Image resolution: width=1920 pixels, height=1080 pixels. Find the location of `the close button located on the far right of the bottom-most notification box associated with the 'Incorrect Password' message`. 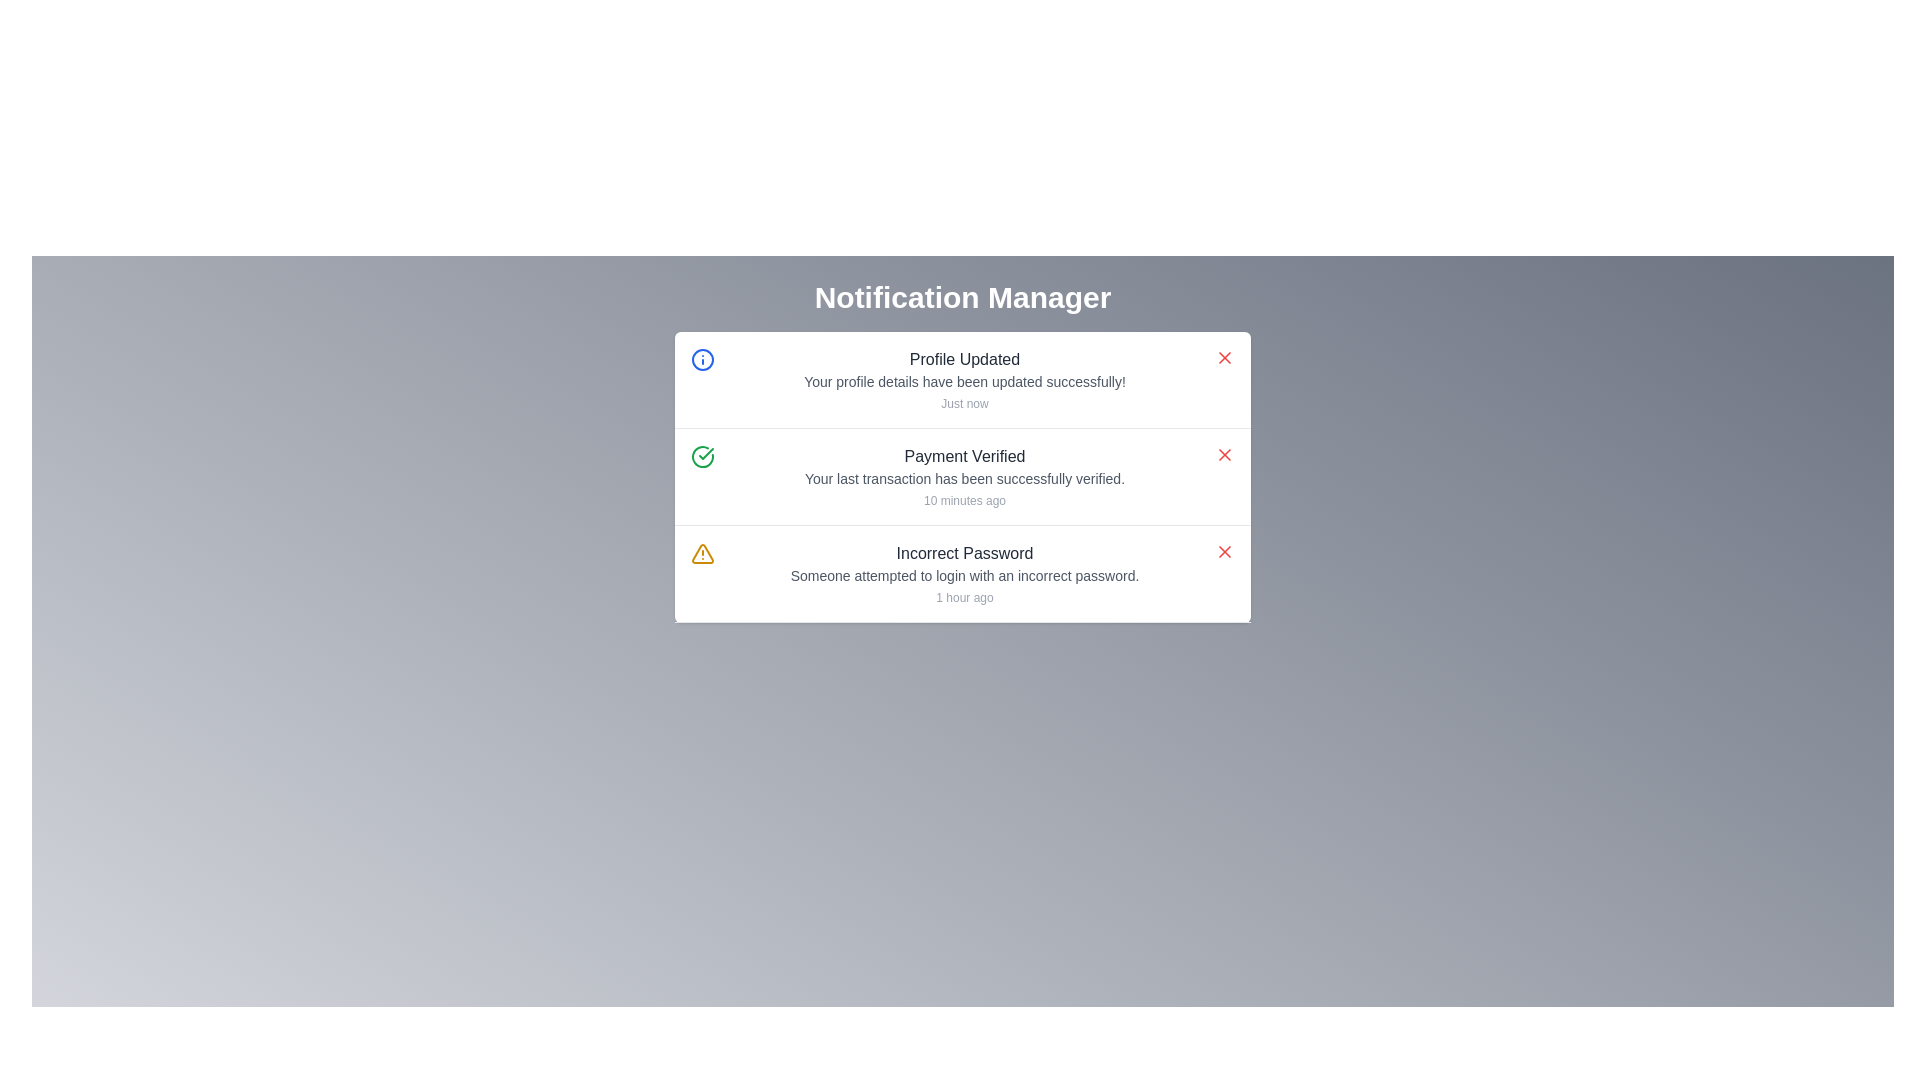

the close button located on the far right of the bottom-most notification box associated with the 'Incorrect Password' message is located at coordinates (1223, 551).